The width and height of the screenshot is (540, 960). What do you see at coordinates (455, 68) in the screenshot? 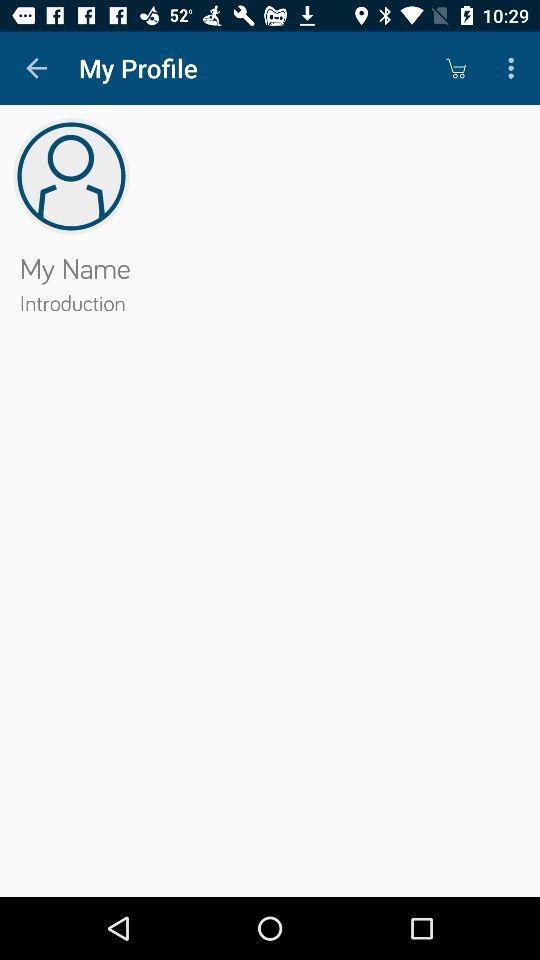
I see `icon to the right of my profile` at bounding box center [455, 68].